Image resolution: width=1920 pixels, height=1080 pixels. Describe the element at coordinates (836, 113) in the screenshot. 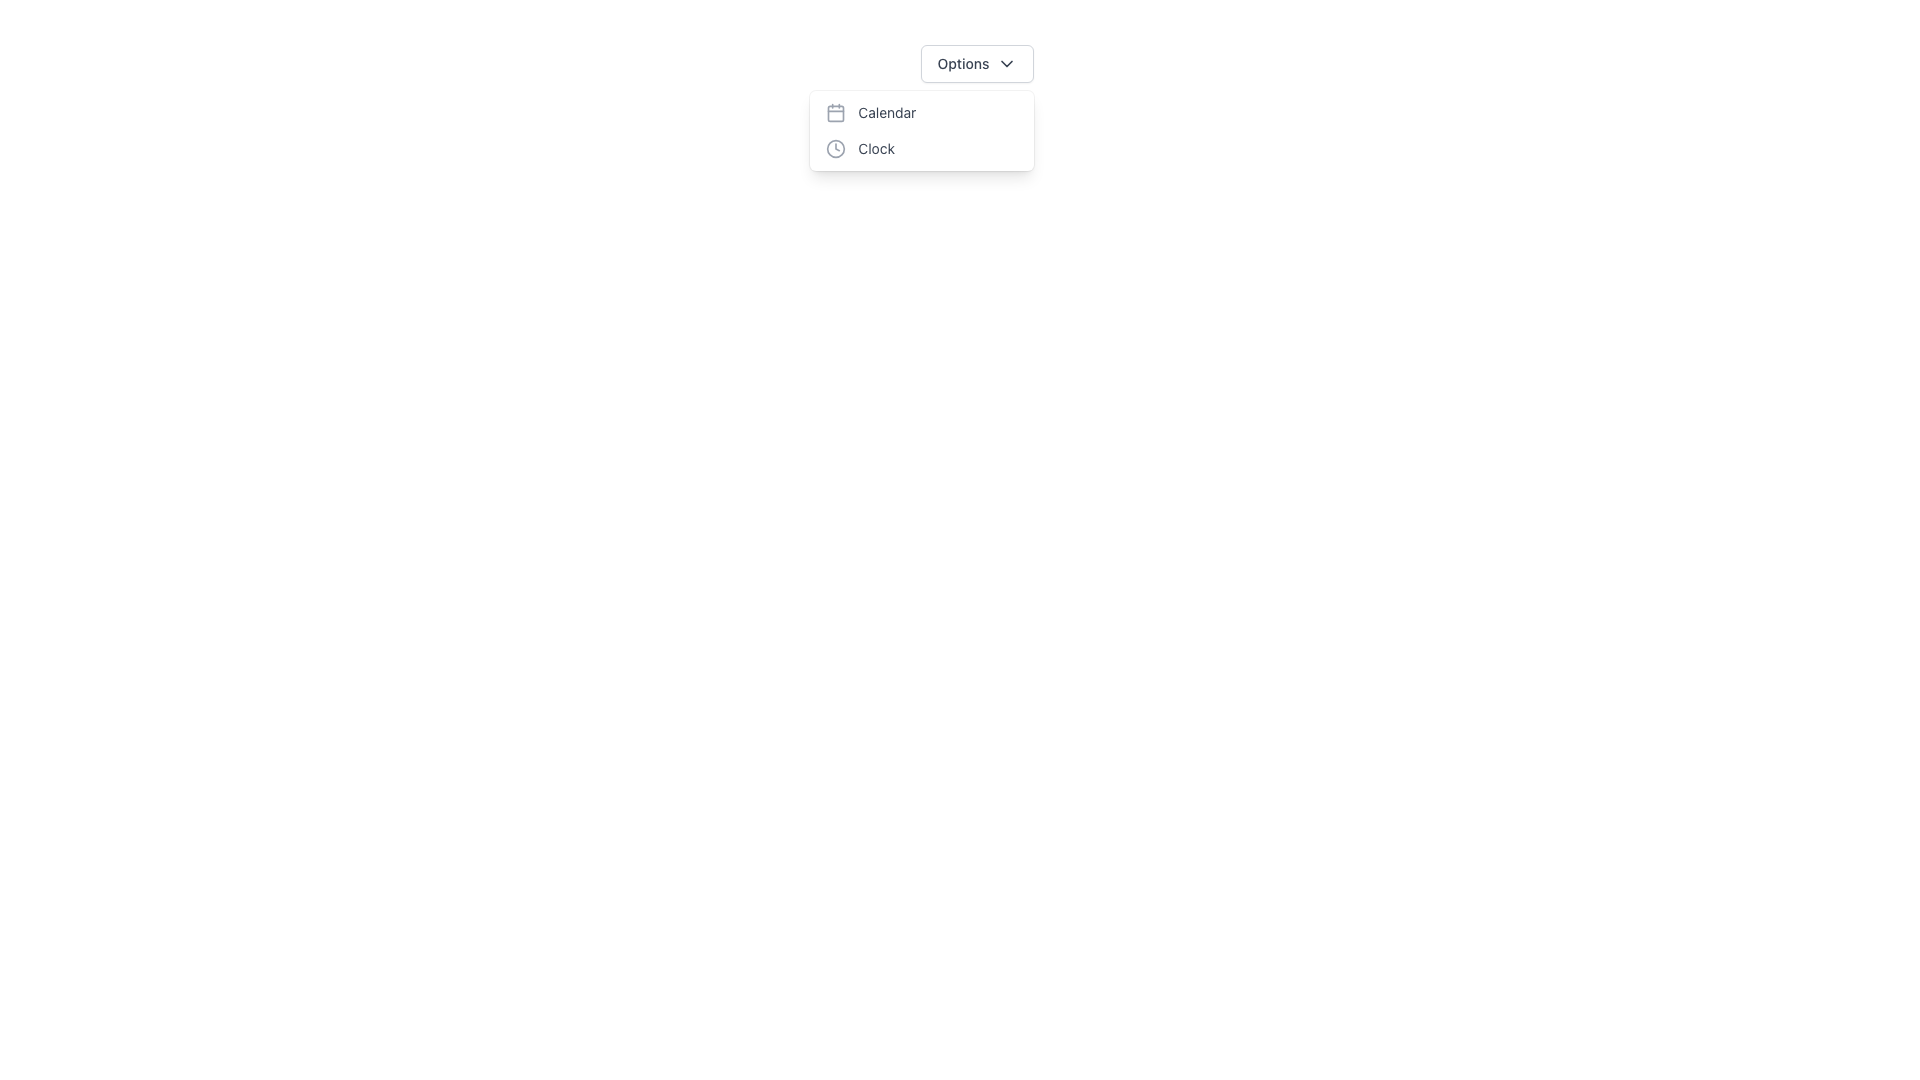

I see `the decorative calendar grid icon within the calendar icon, which is positioned to the left of the 'Calendar' text label in the dropdown menu` at that location.